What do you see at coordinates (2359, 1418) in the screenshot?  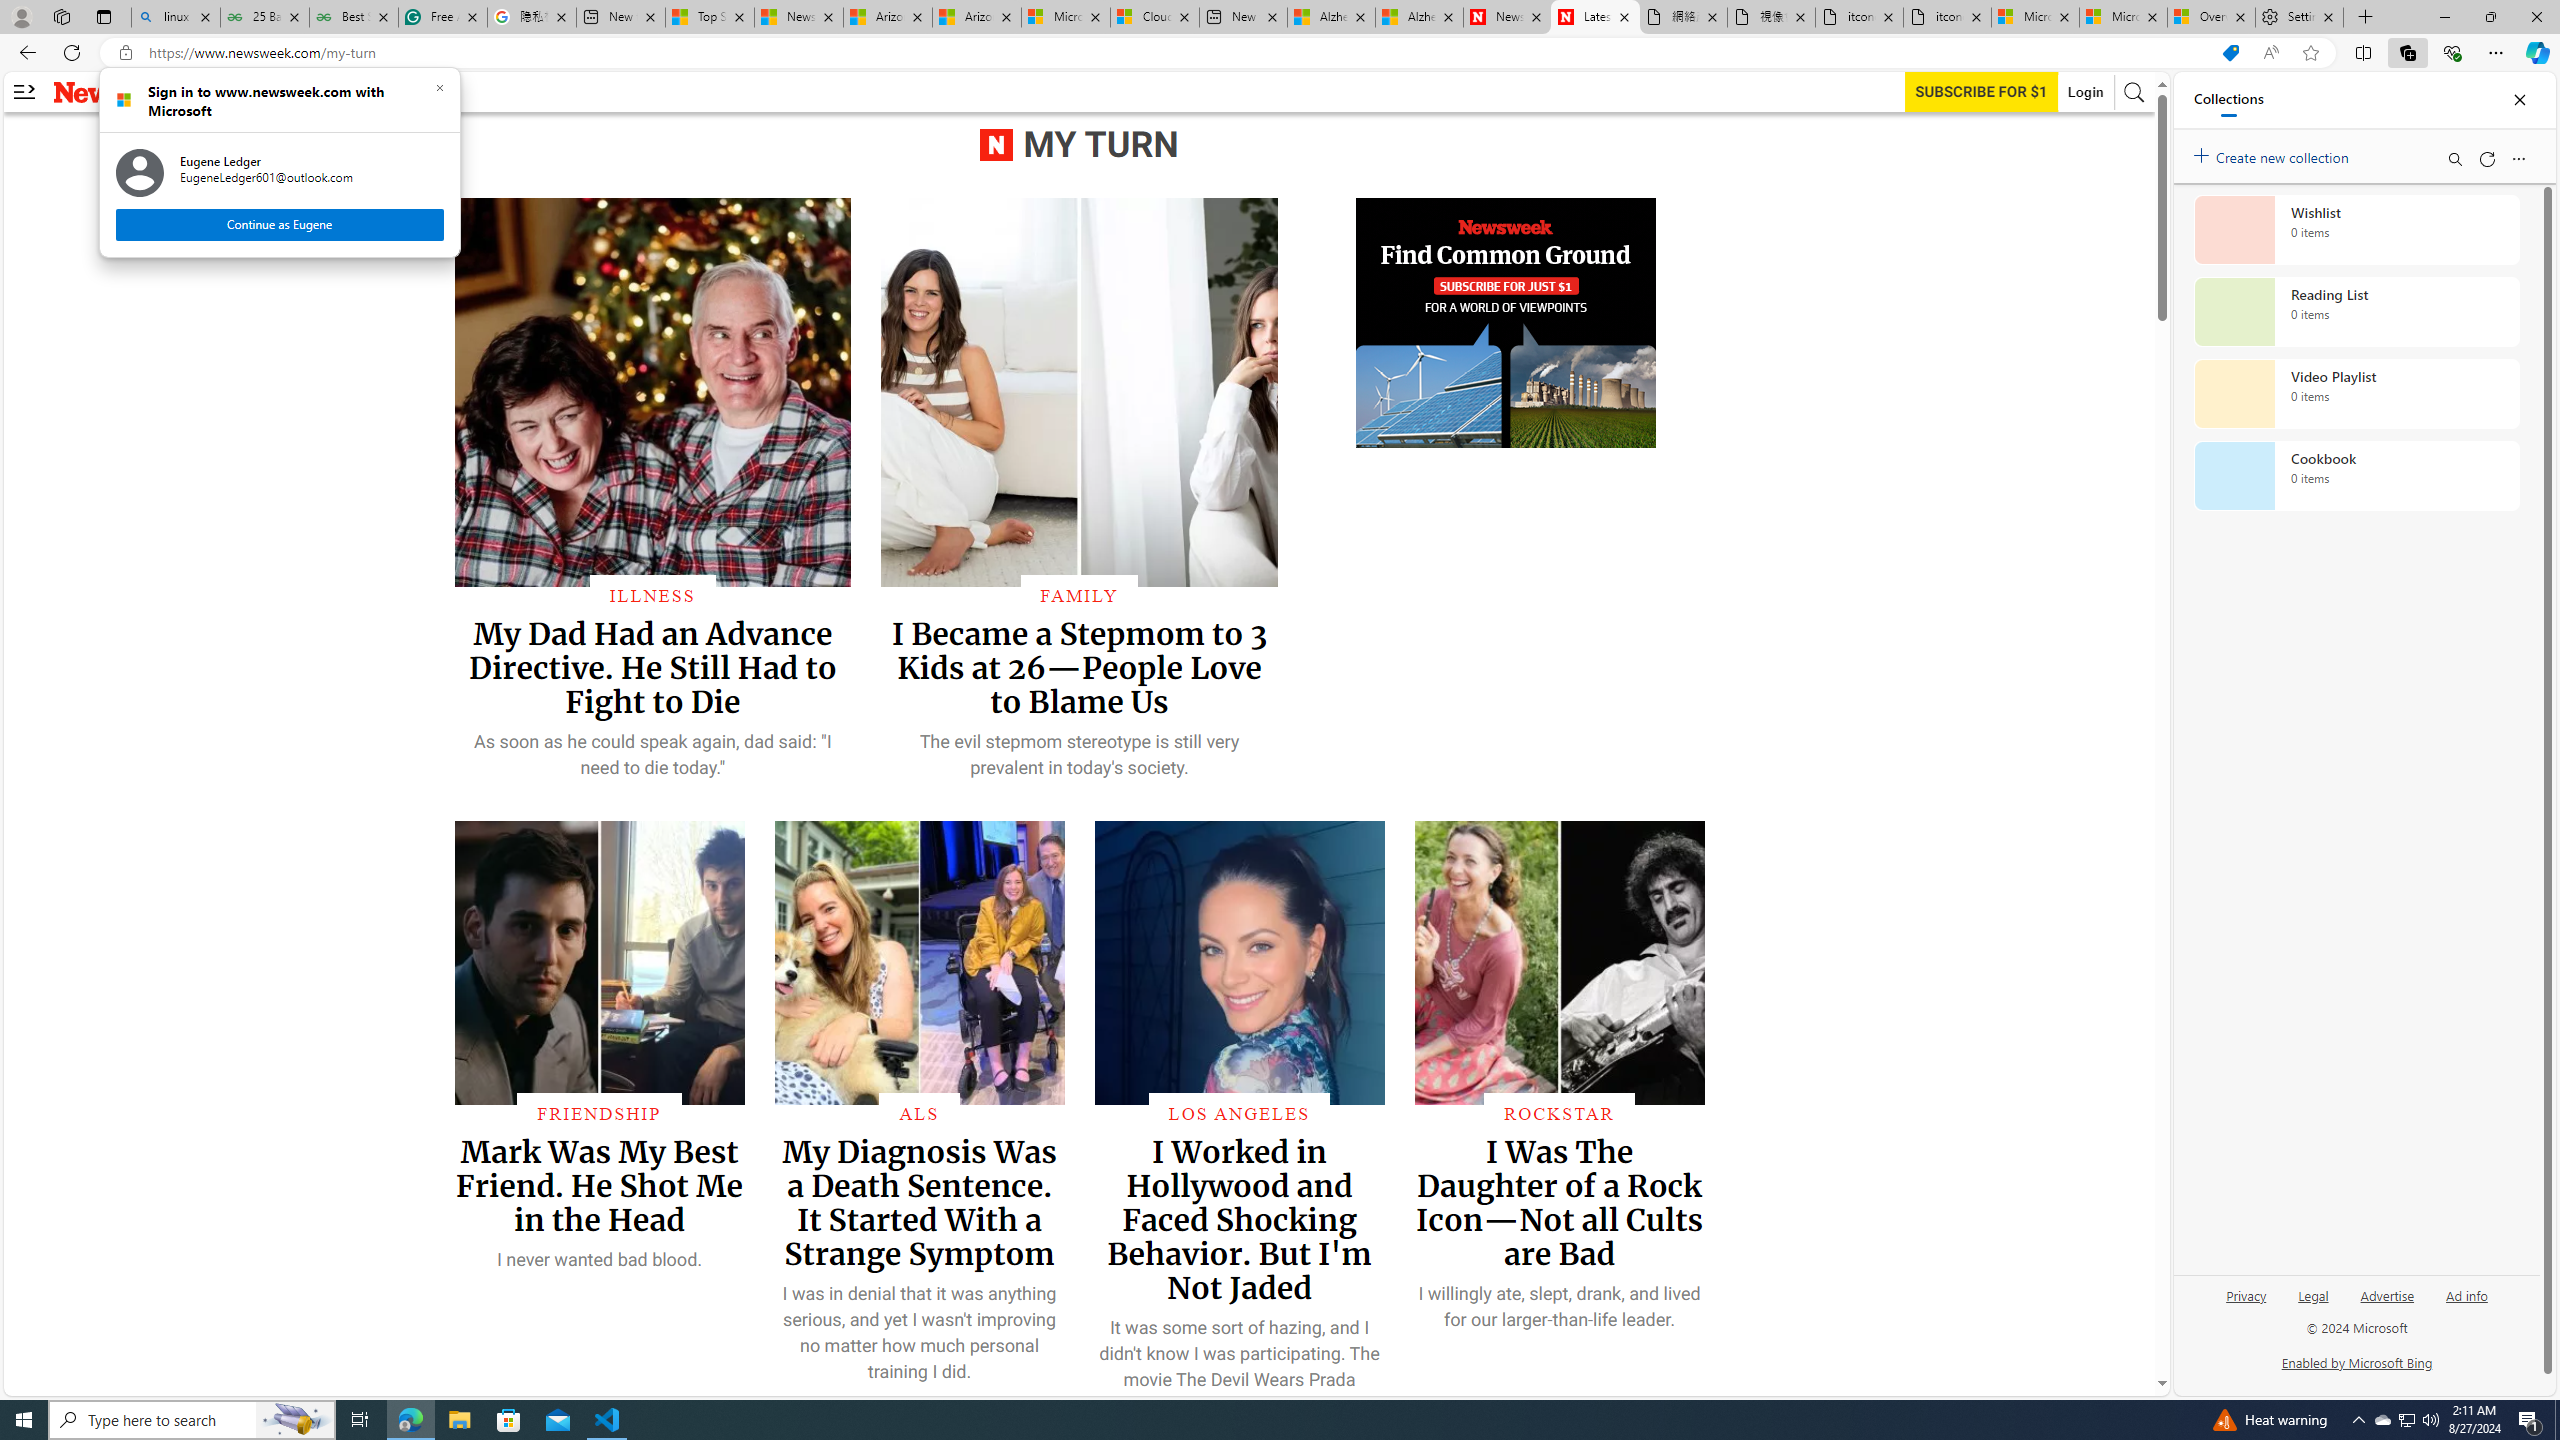 I see `'Notification Chevron'` at bounding box center [2359, 1418].